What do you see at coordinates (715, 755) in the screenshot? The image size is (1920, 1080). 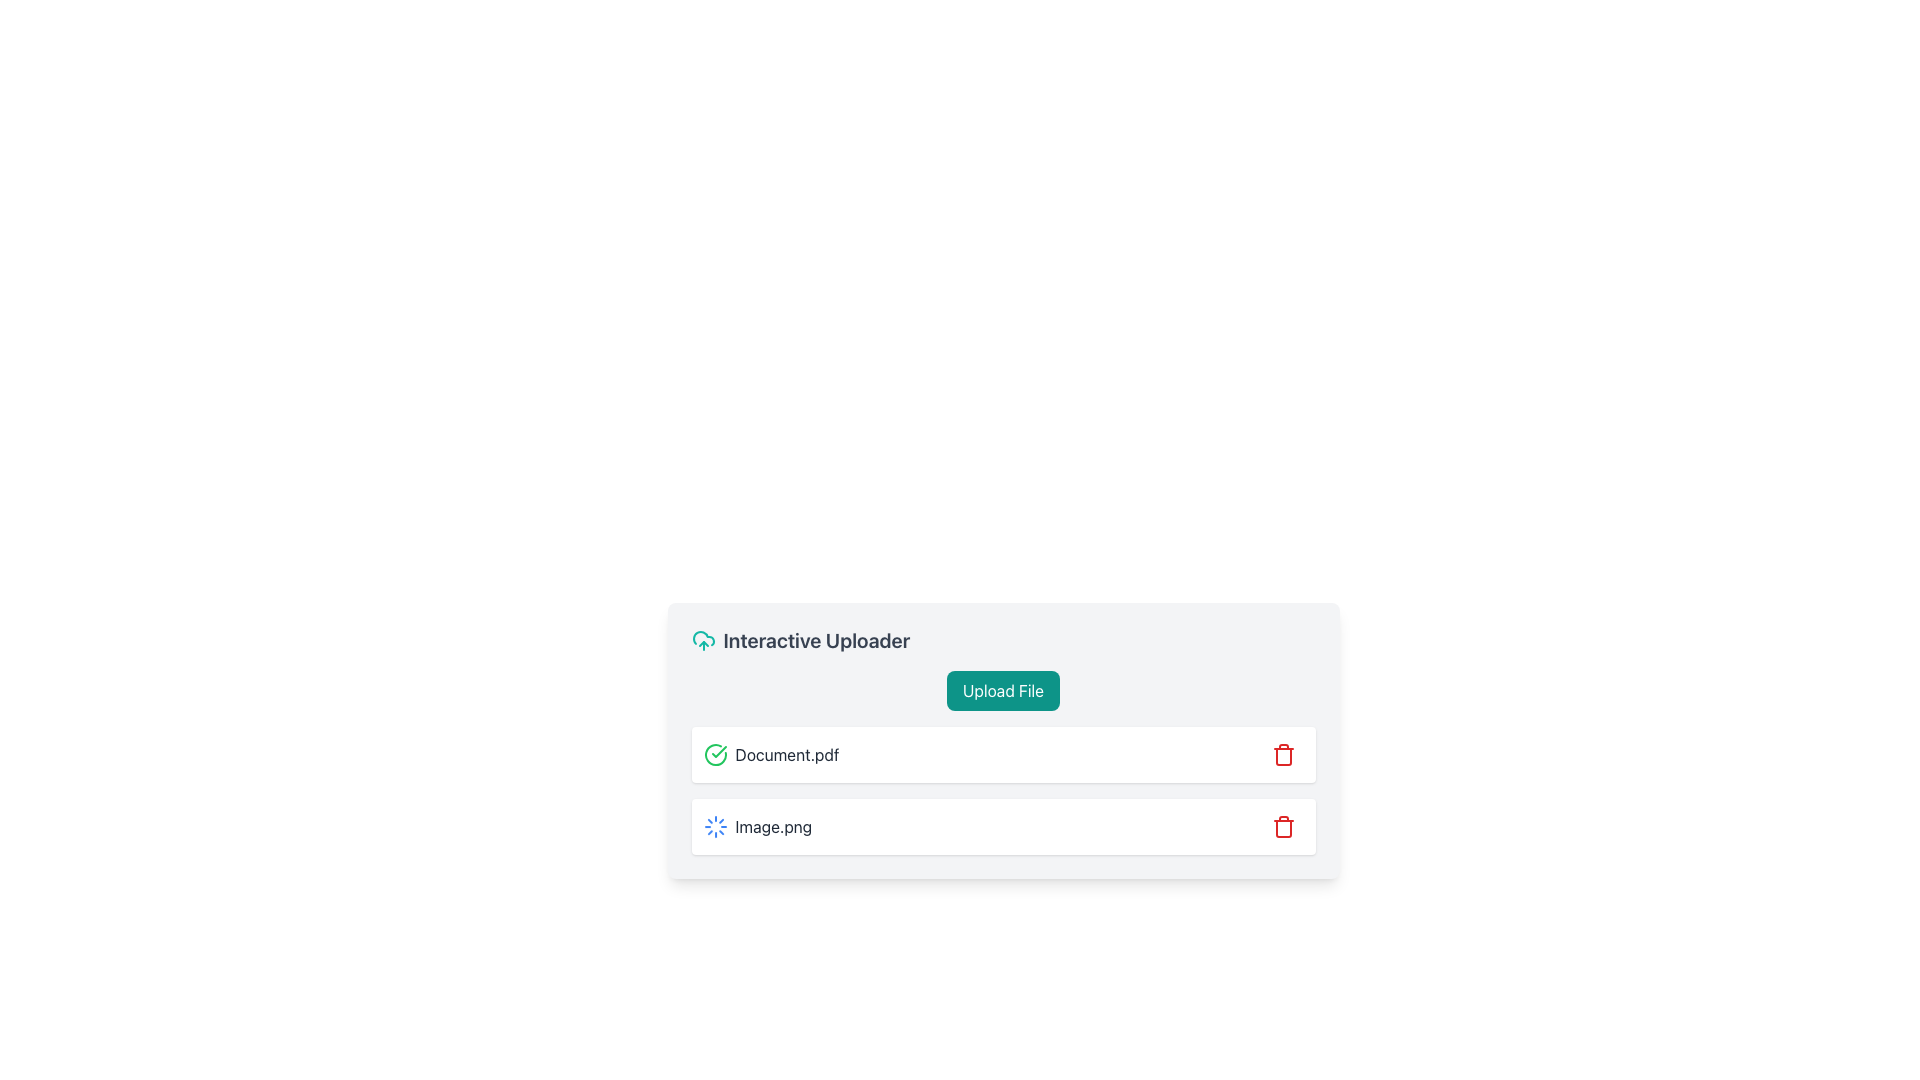 I see `the status icon indicating that 'Document.pdf' has successfully passed a status check, located to the left of the file name in the uploaded files list` at bounding box center [715, 755].